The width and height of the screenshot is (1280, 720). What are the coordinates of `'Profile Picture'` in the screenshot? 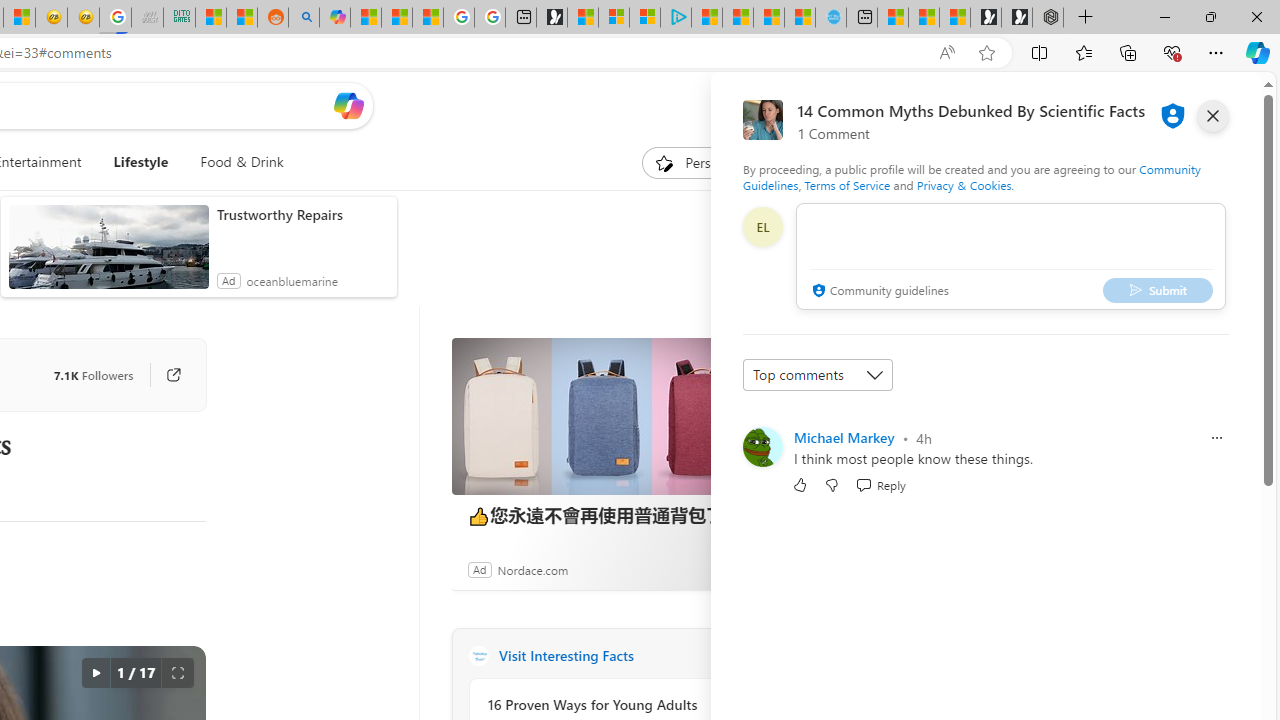 It's located at (761, 446).